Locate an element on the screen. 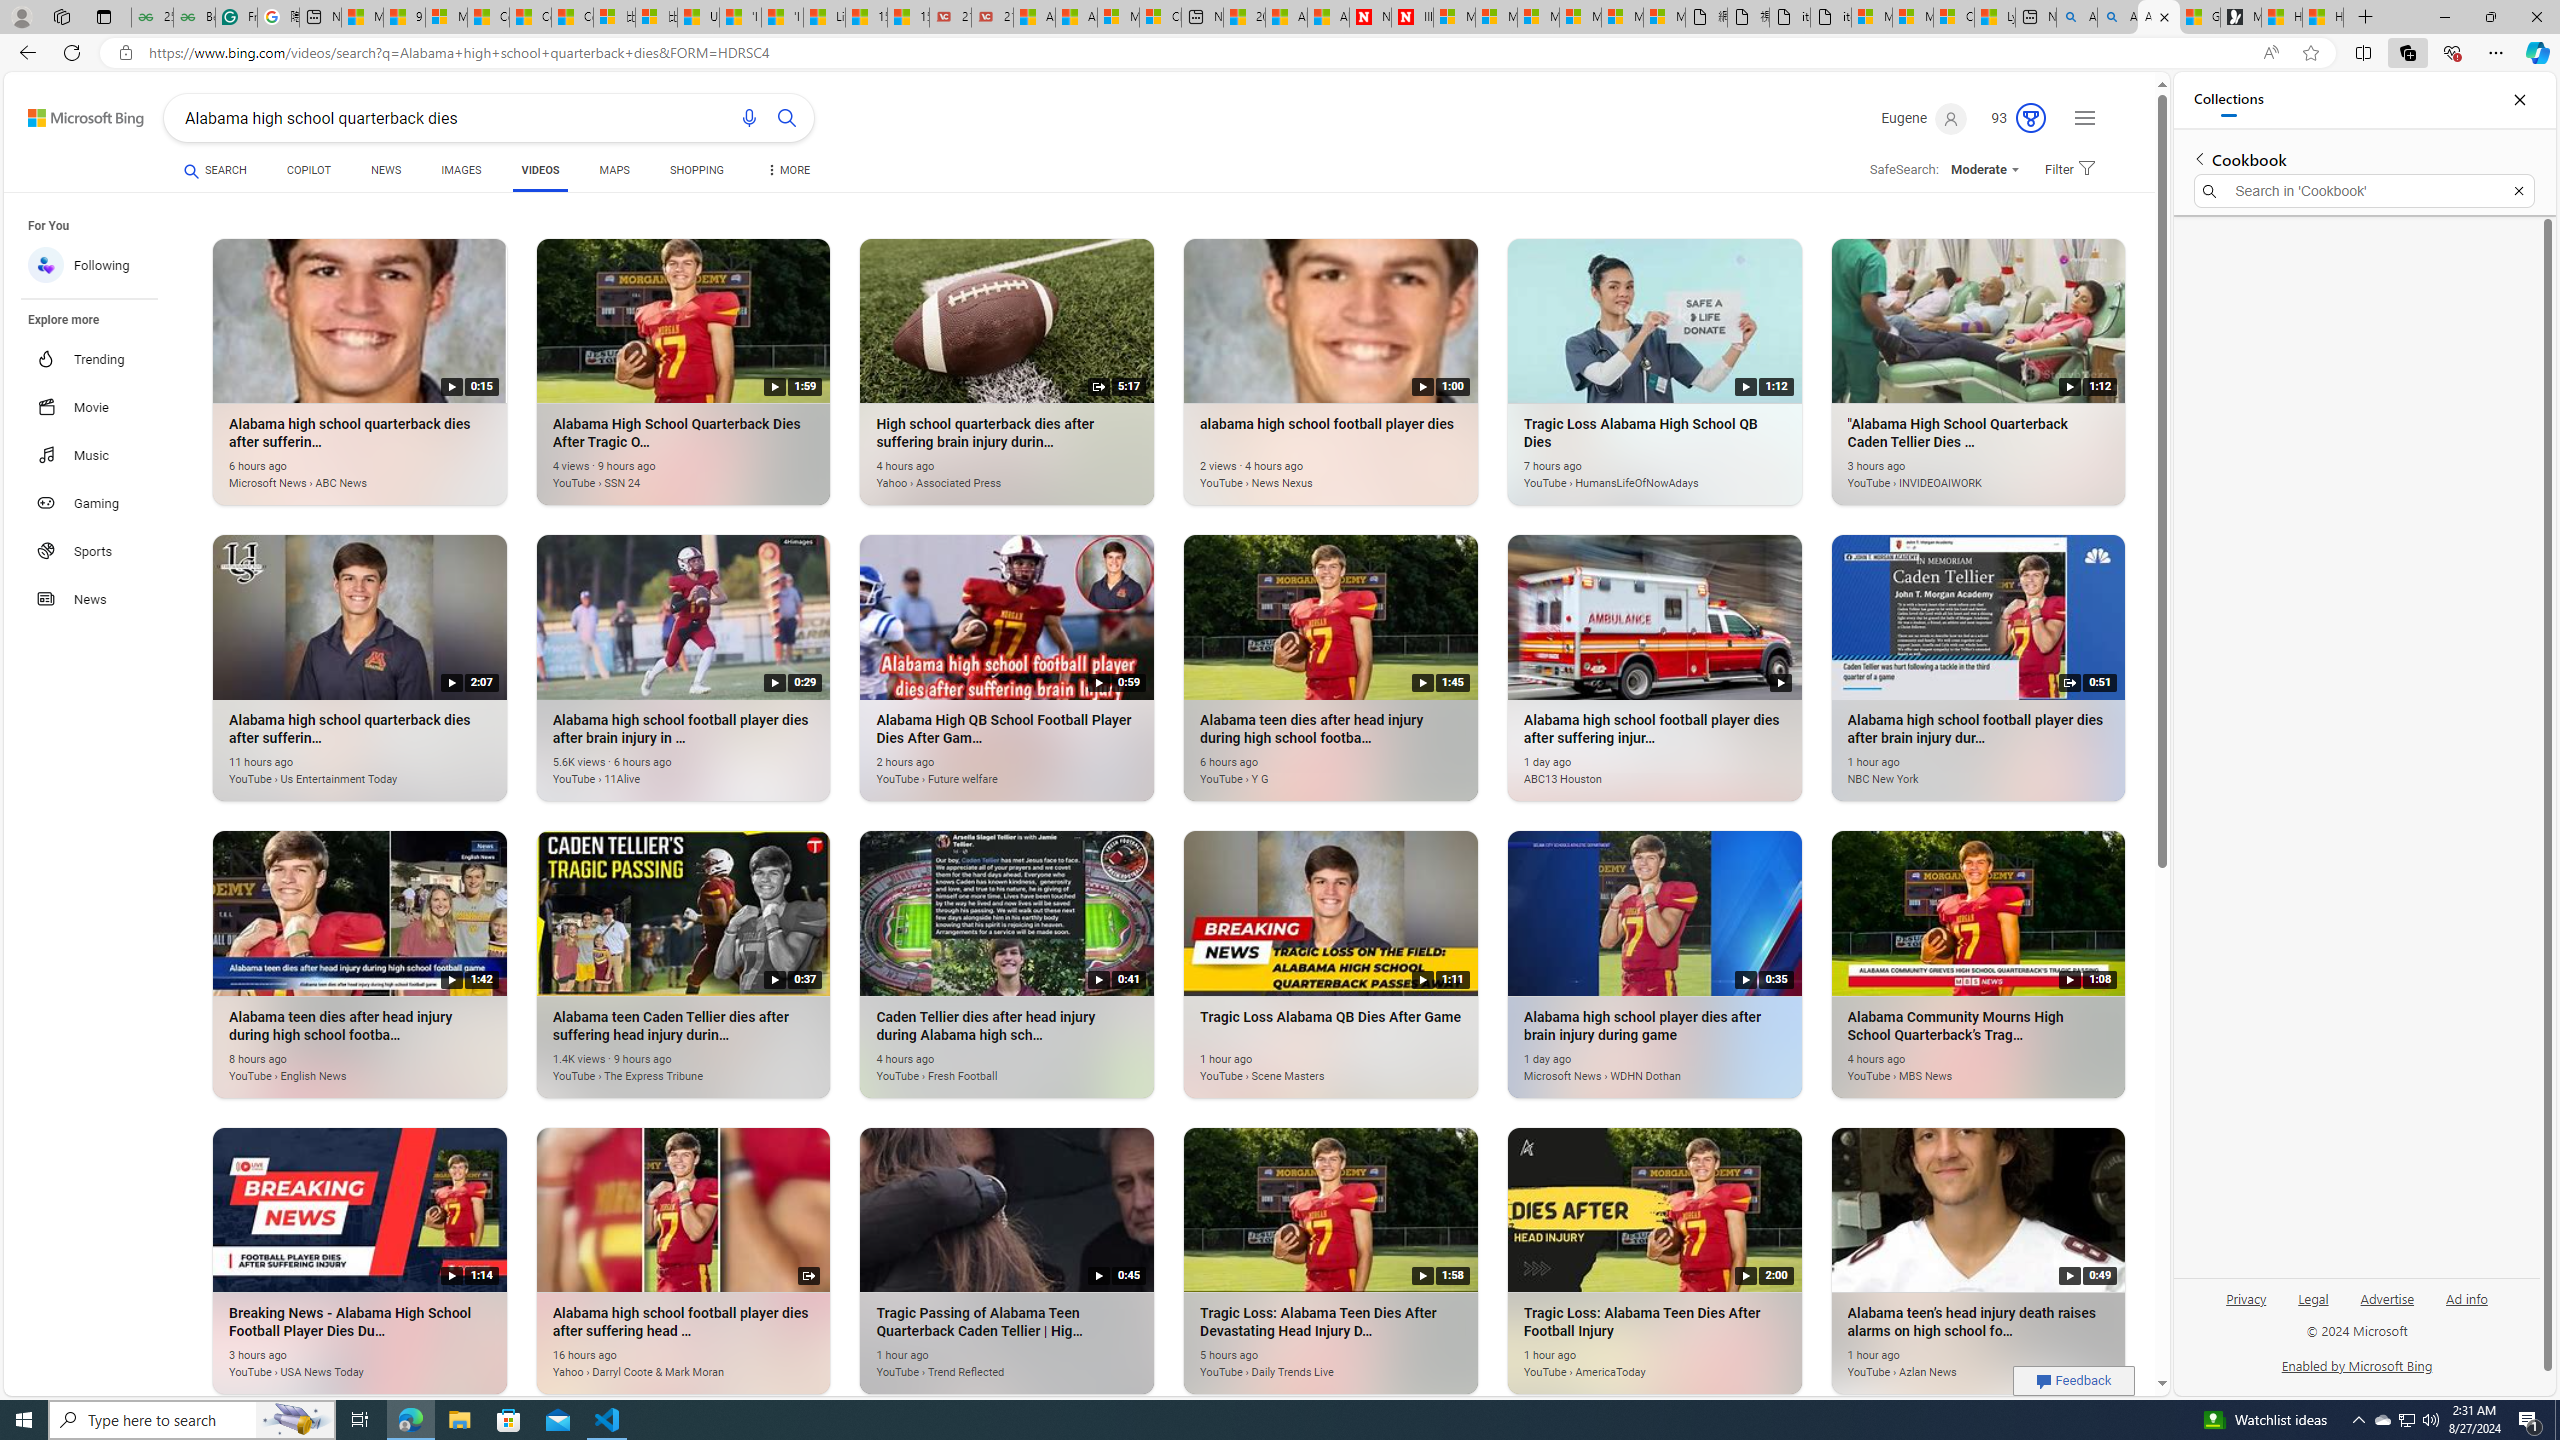  'Alabama high school quarterback dies - Search' is located at coordinates (2076, 16).